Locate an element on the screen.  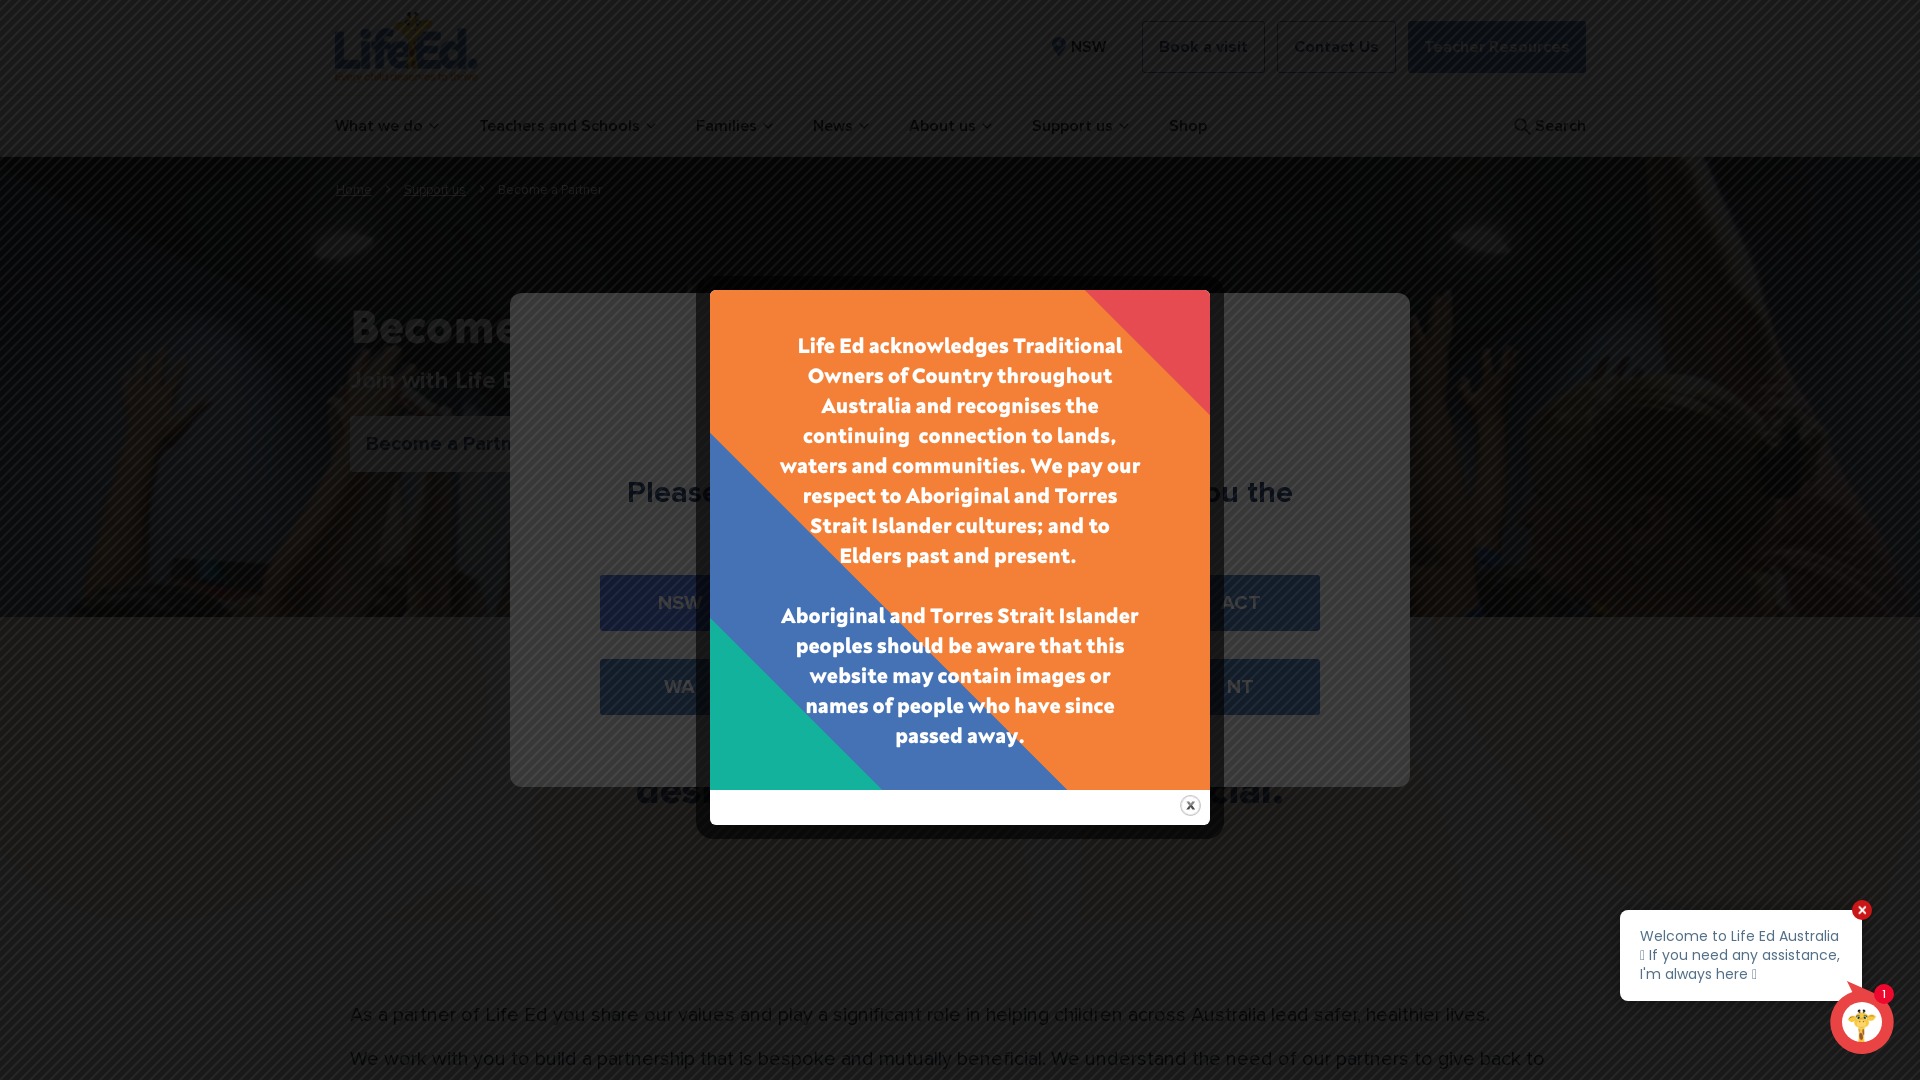
'Teachers and Schools' is located at coordinates (565, 126).